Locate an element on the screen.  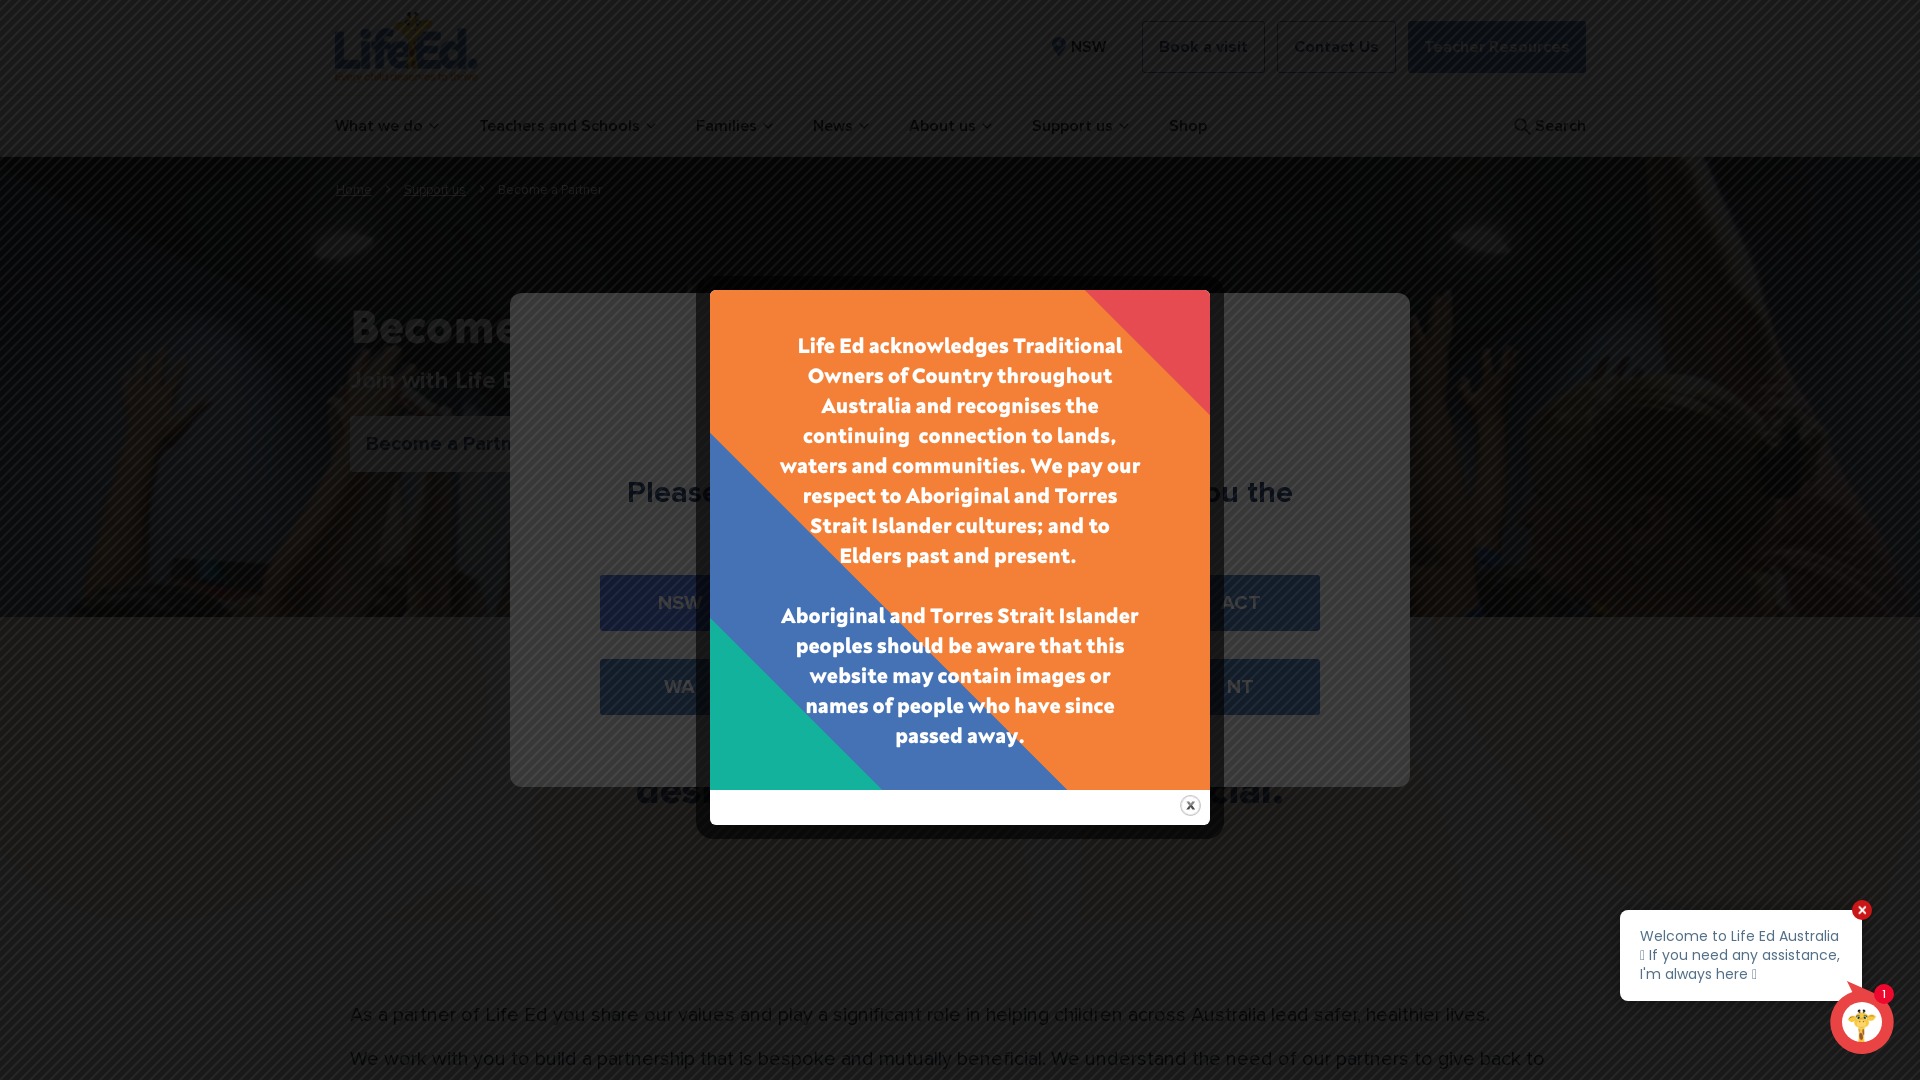
'Teachers and Schools' is located at coordinates (565, 126).